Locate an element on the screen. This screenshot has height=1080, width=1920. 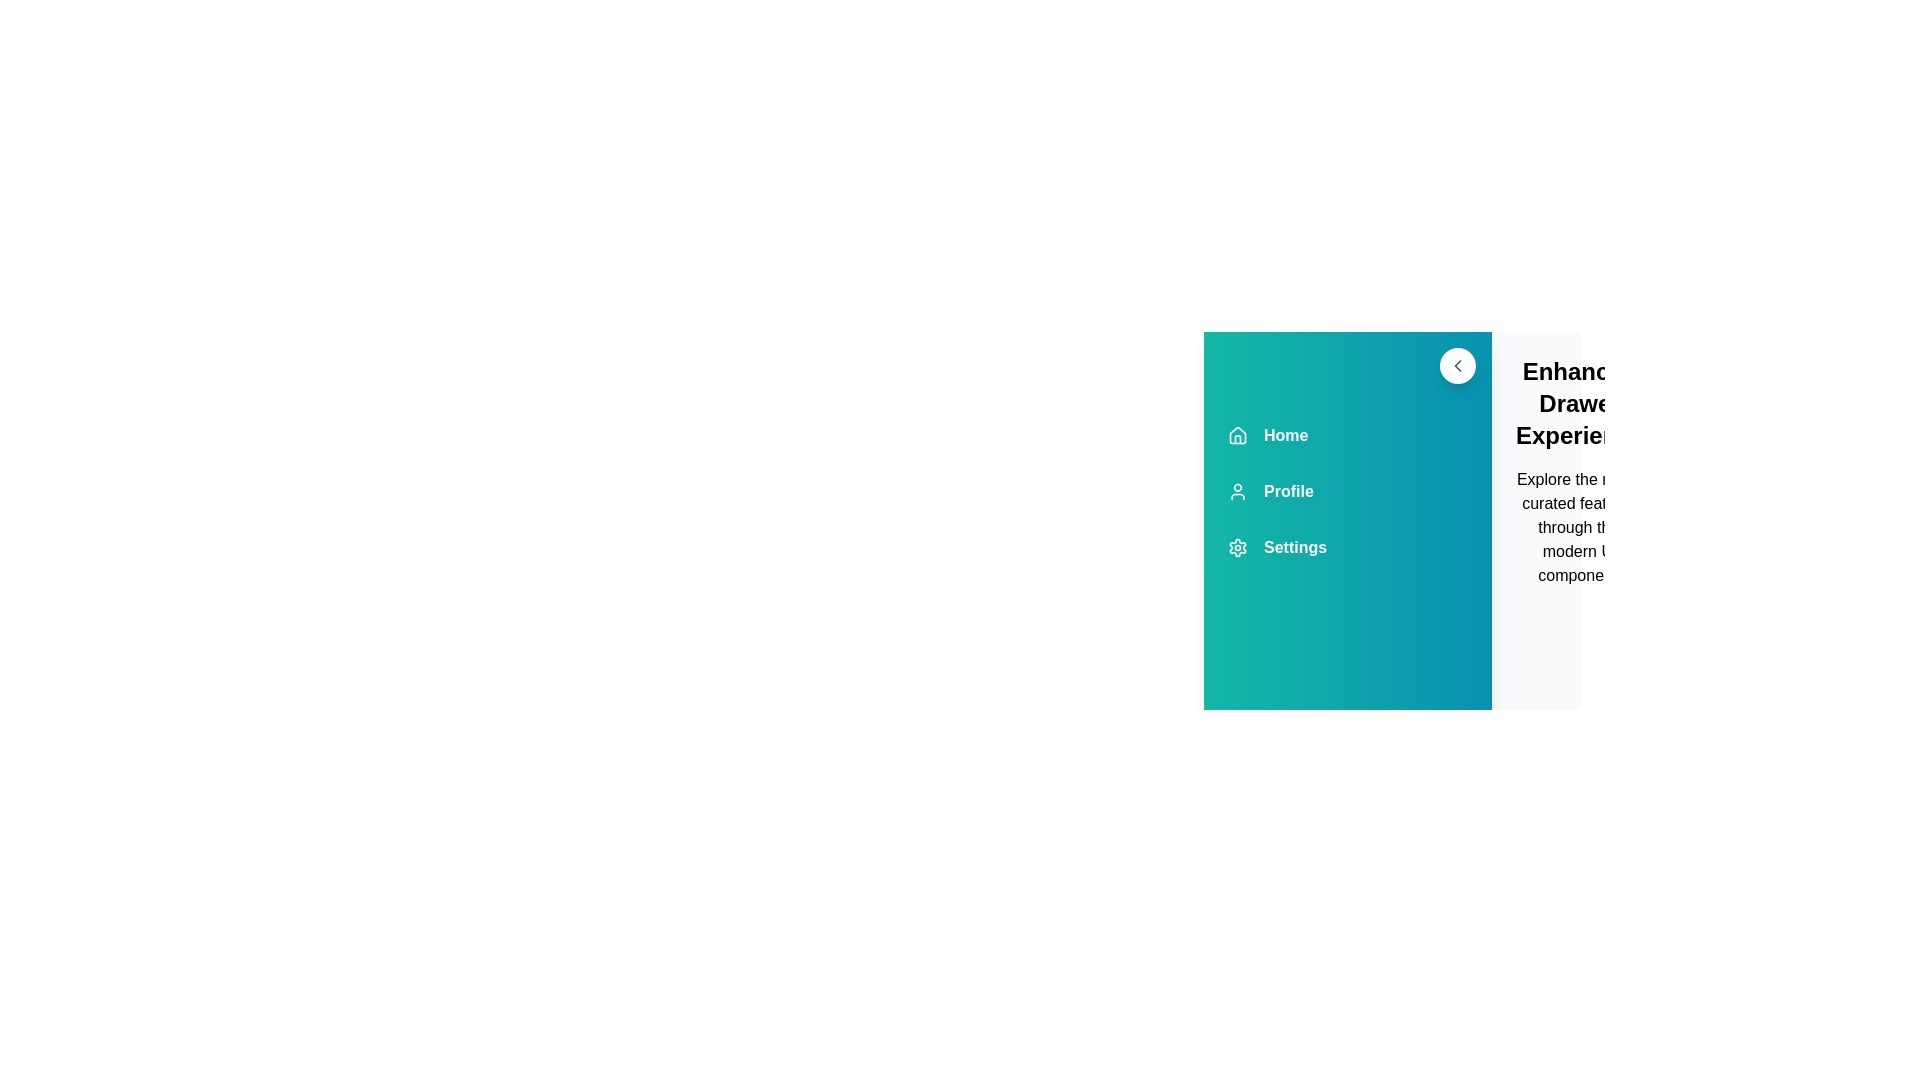
the Home navigation item in the drawer is located at coordinates (1348, 434).